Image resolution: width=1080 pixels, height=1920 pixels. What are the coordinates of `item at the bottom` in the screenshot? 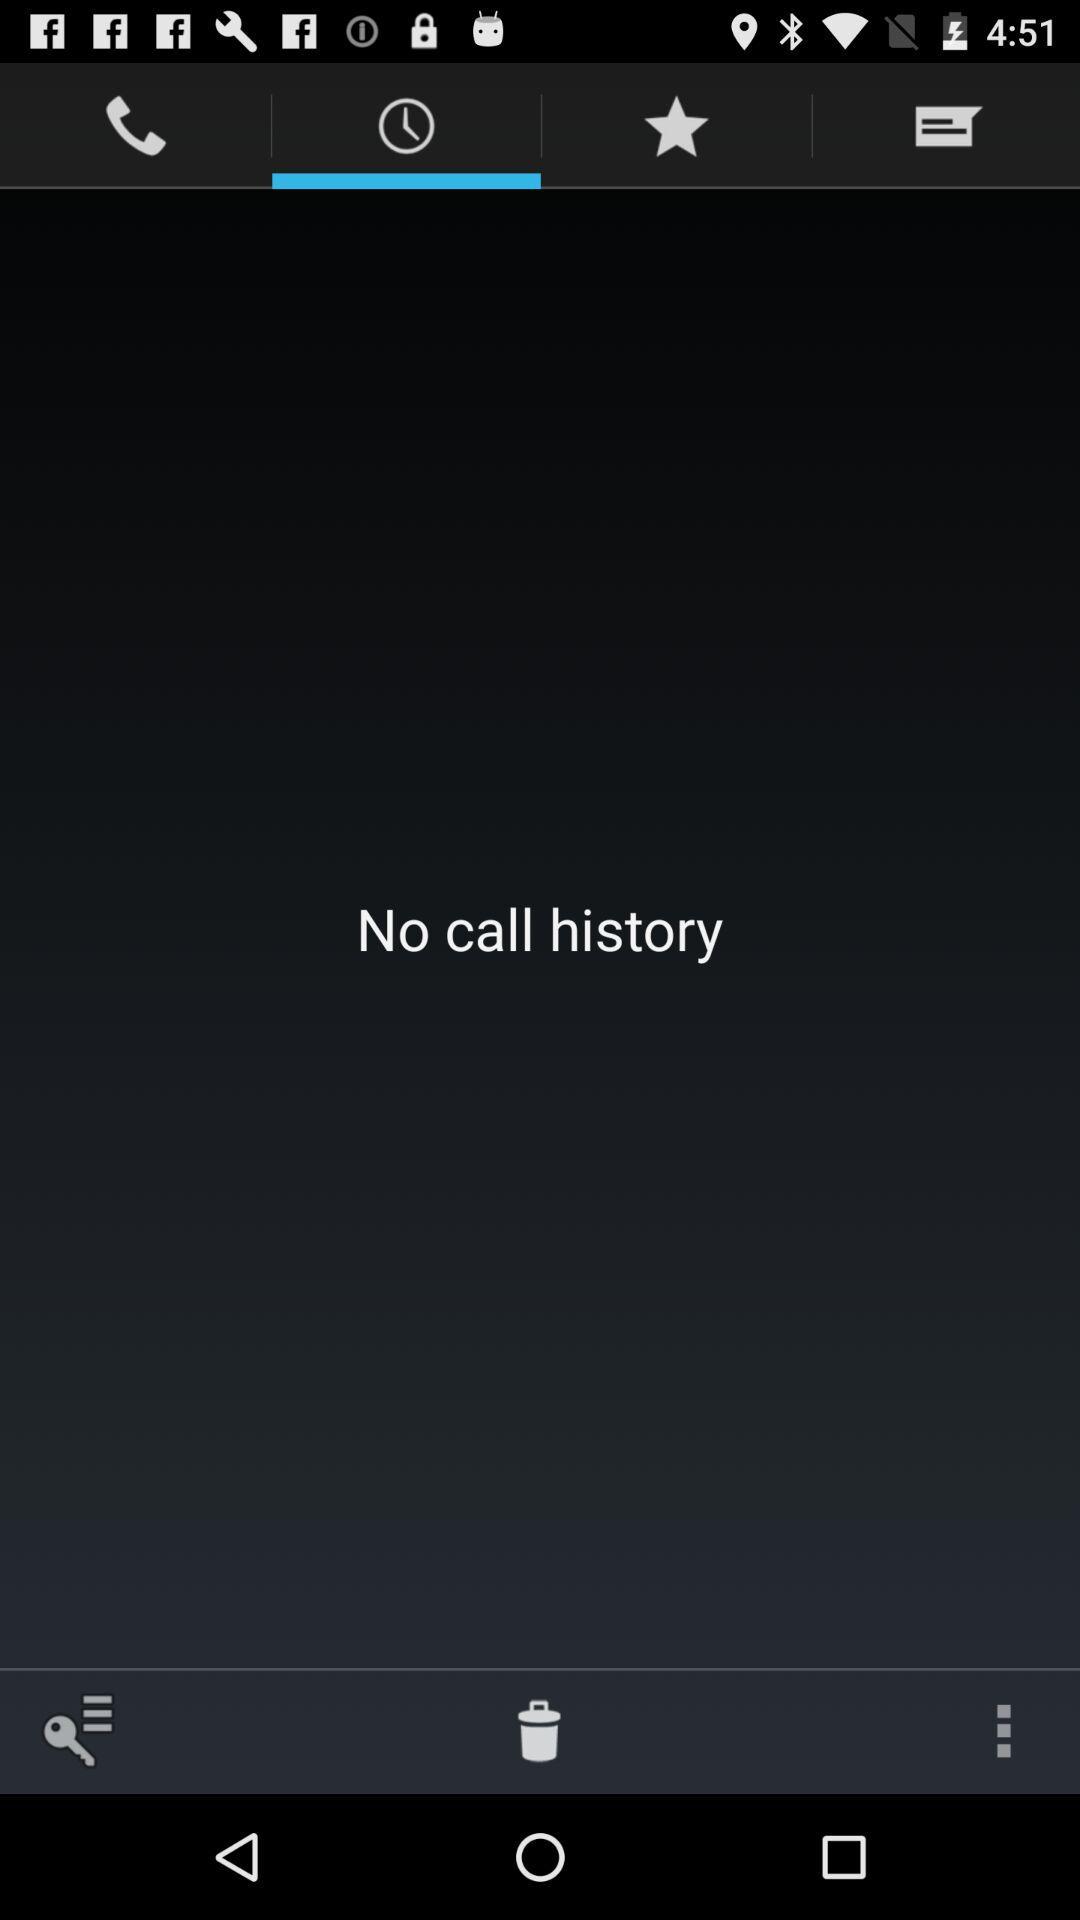 It's located at (538, 1730).